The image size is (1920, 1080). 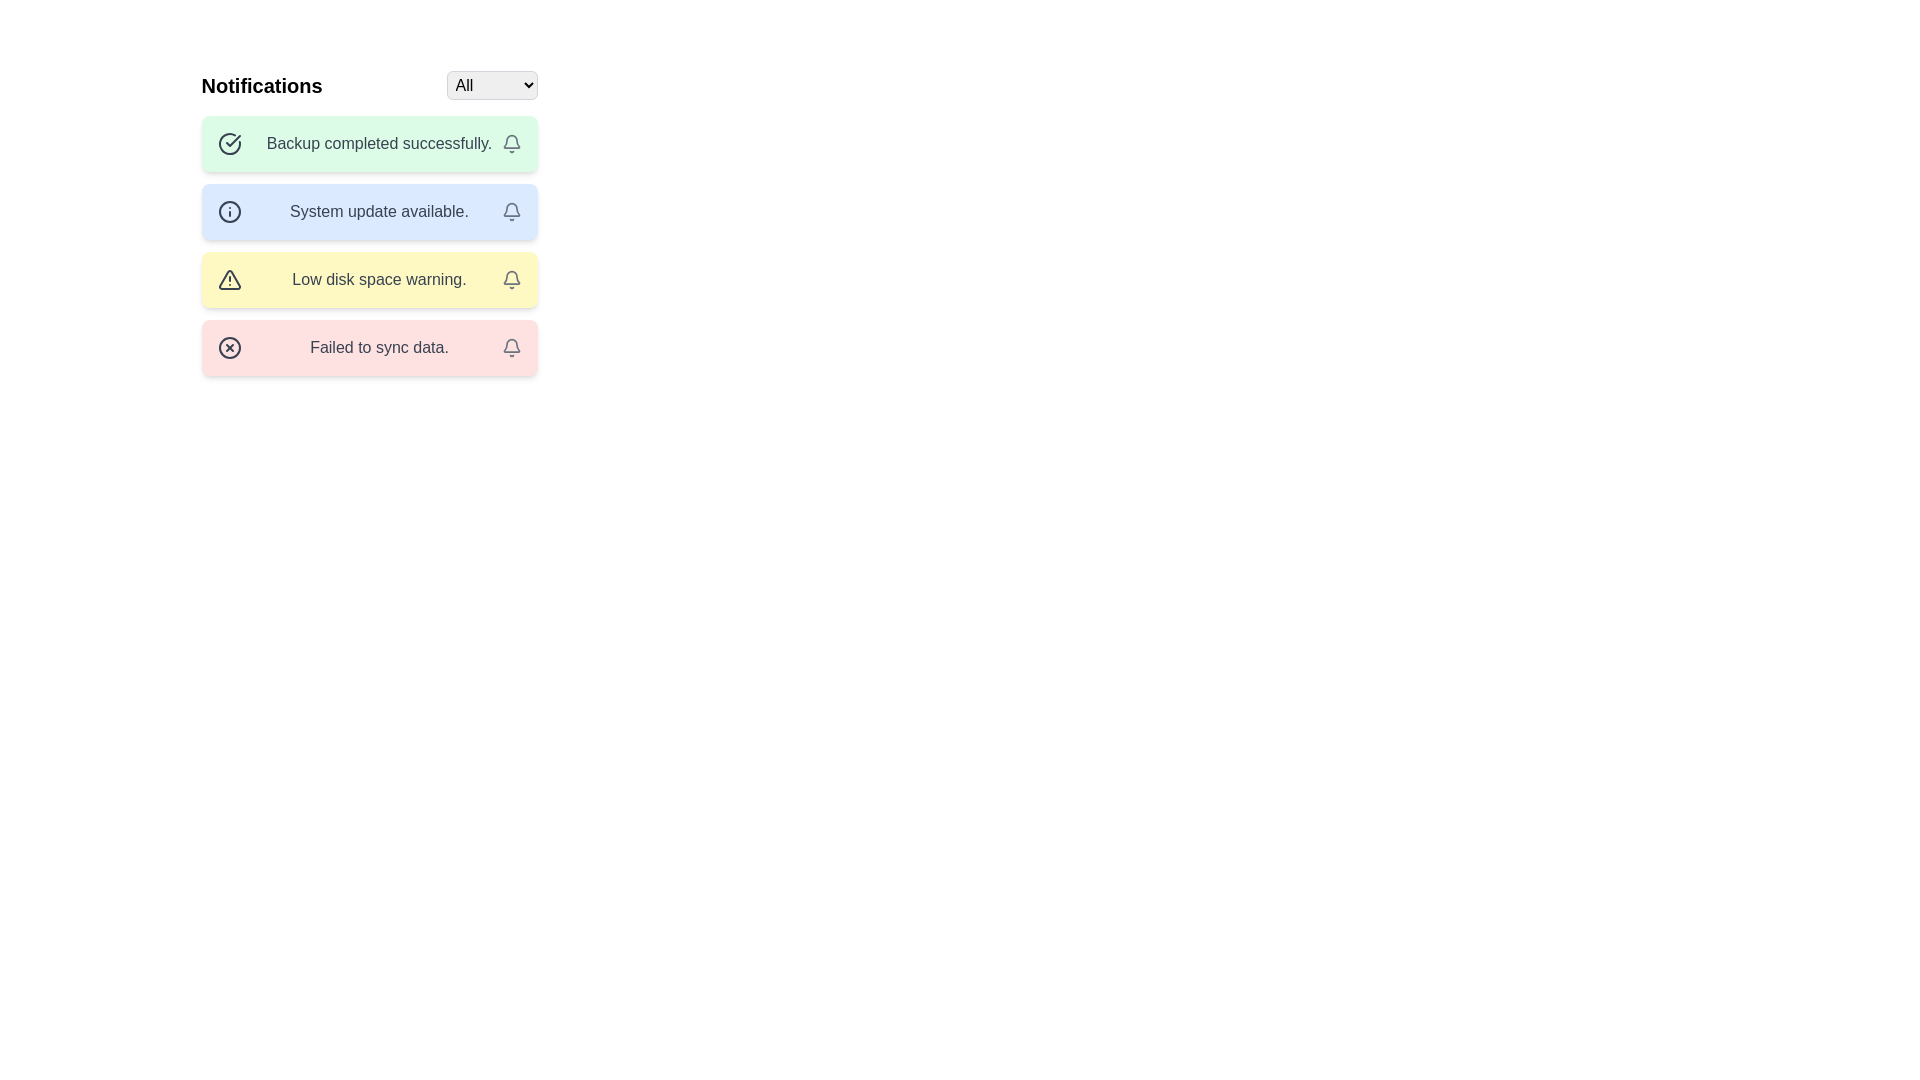 I want to click on the notification icon representing the last message labeled 'Failed to sync data', so click(x=511, y=277).